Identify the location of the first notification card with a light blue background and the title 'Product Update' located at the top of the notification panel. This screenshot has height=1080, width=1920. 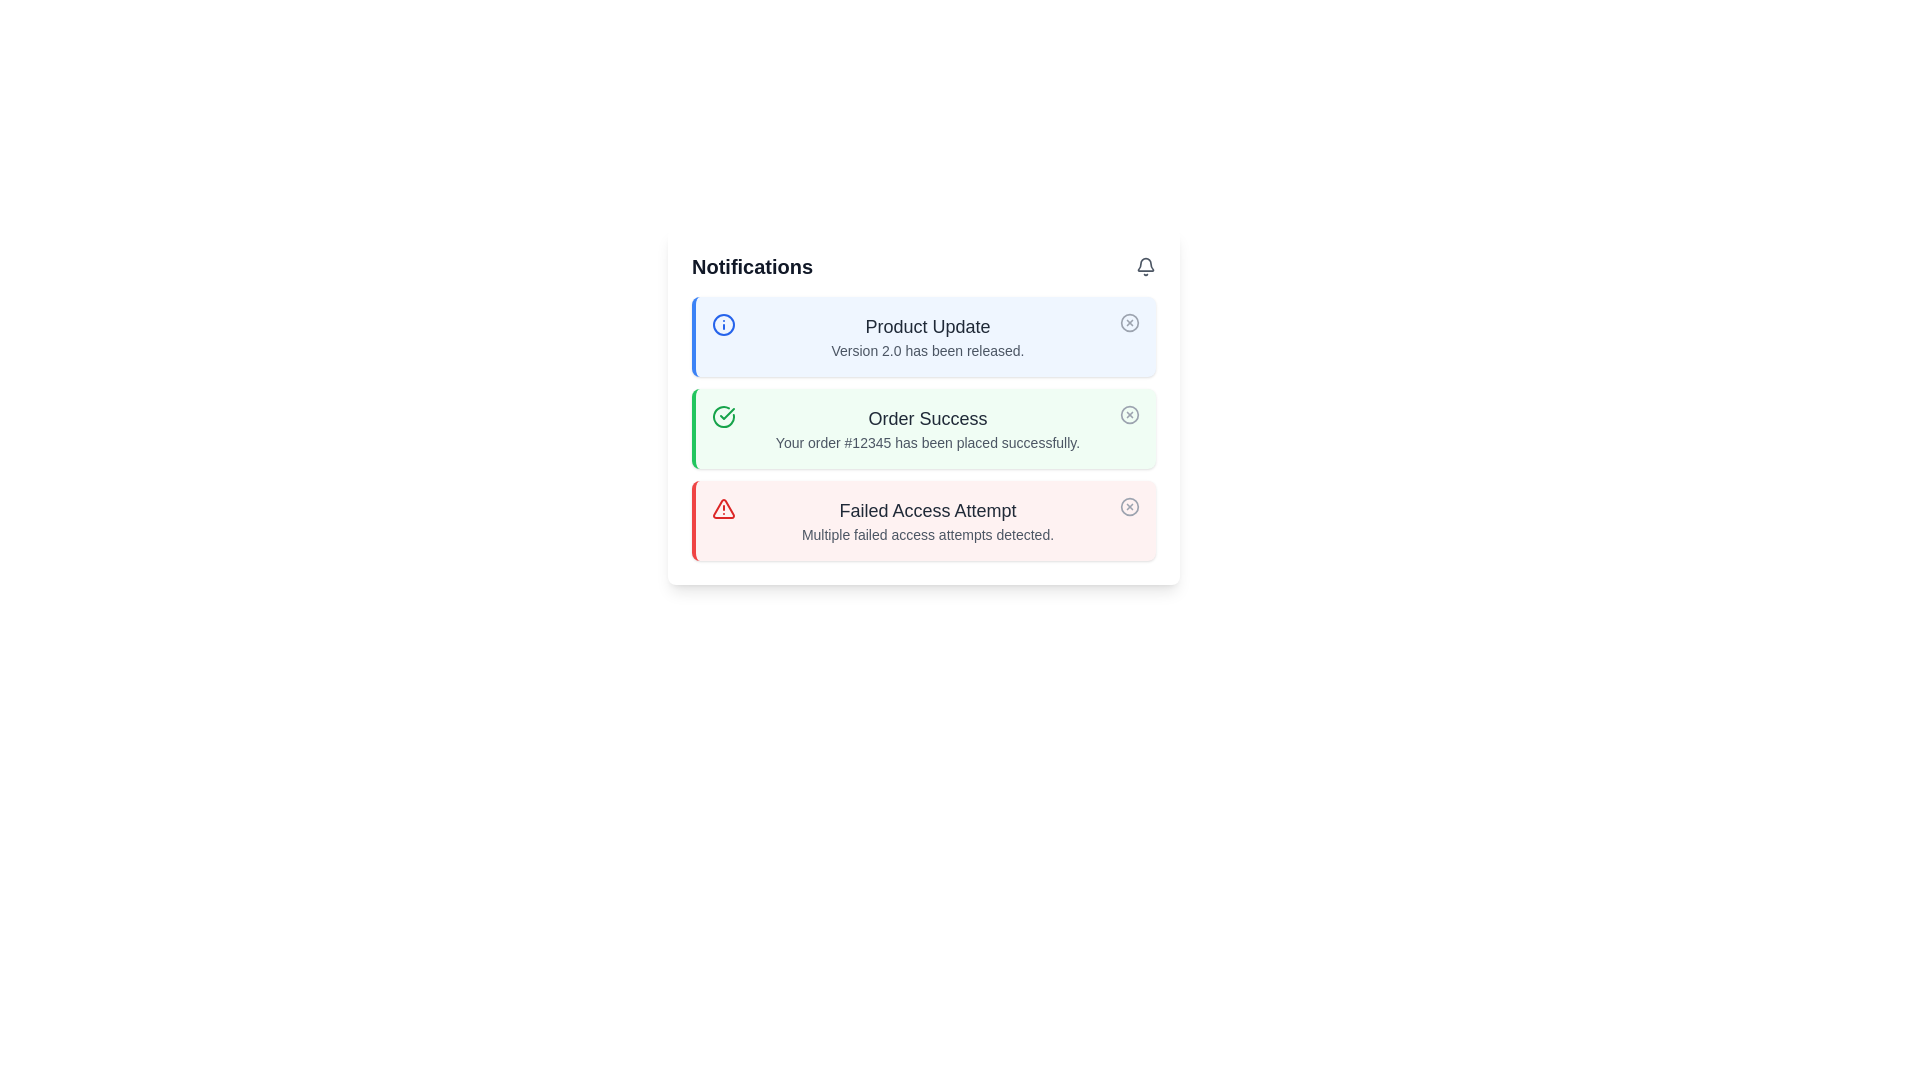
(923, 335).